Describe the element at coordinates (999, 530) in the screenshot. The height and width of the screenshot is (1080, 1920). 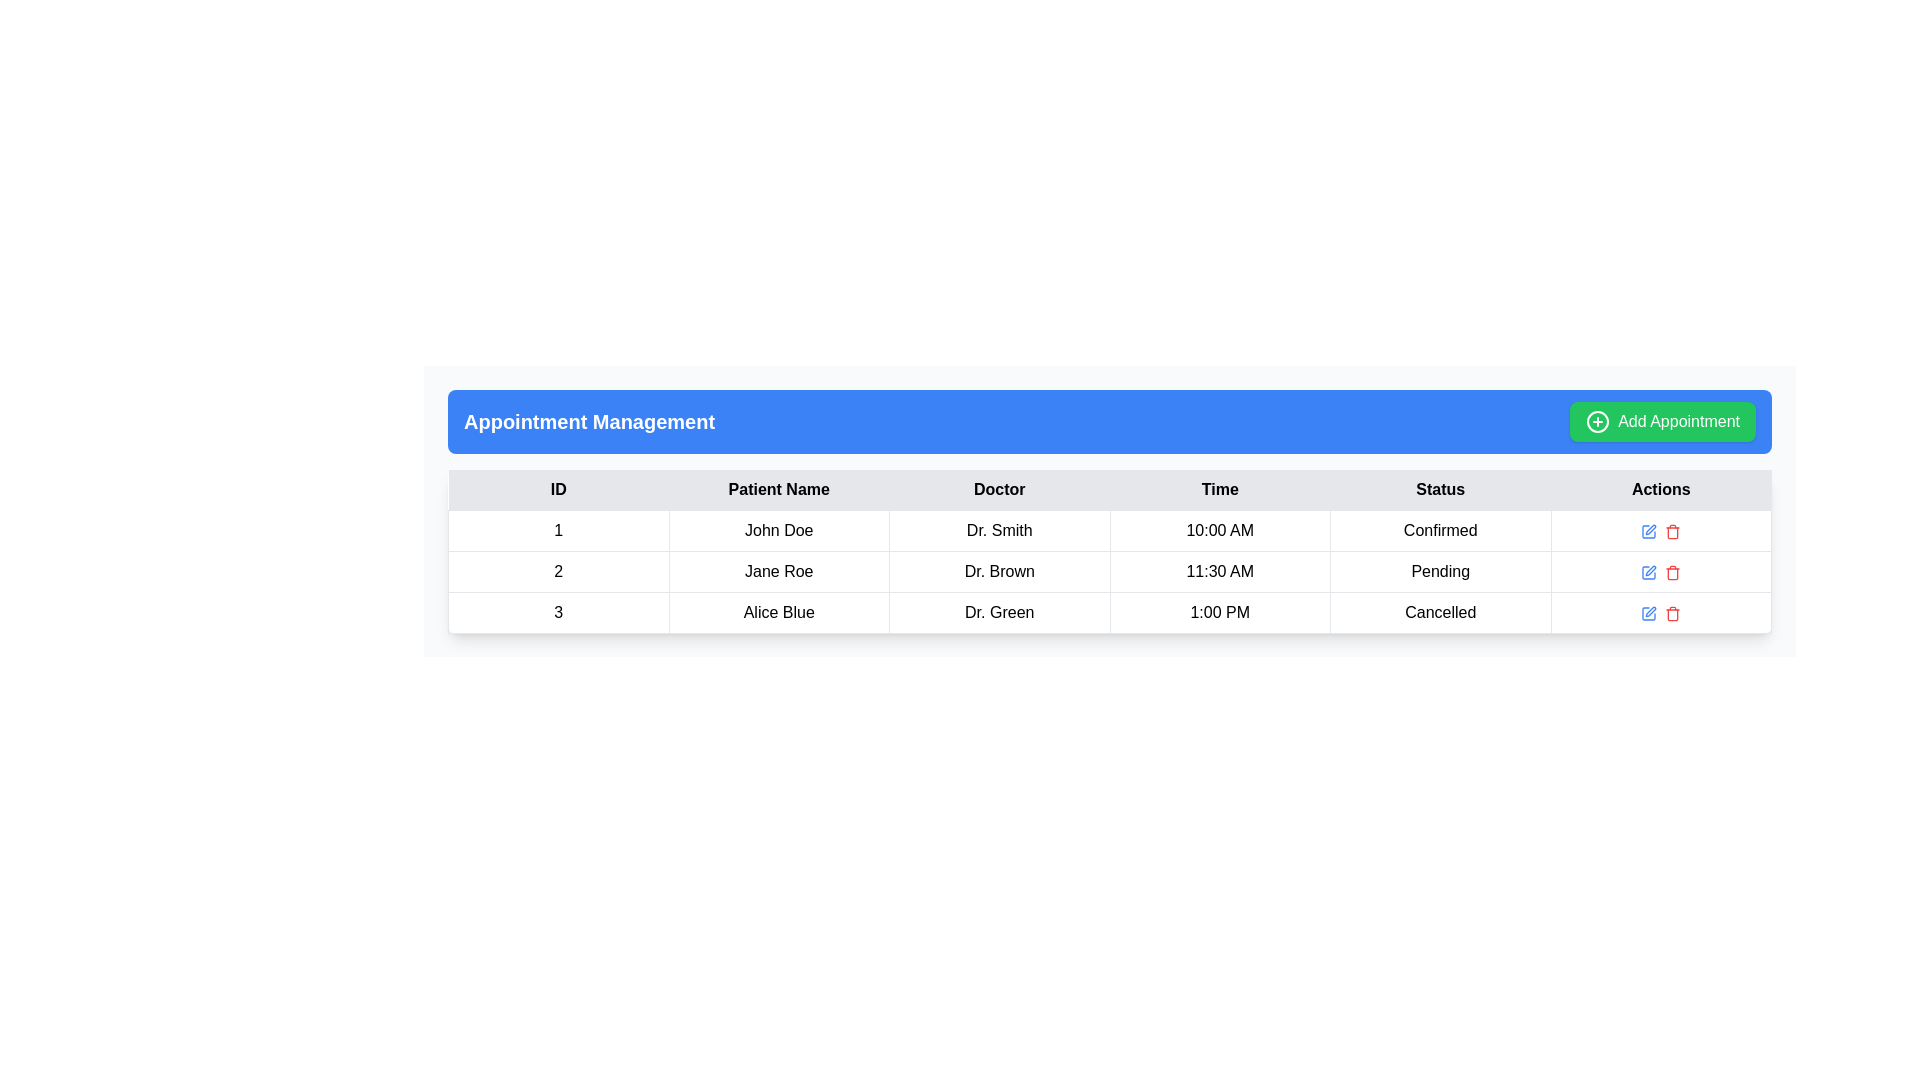
I see `text content of the text cell displaying 'Dr. Smith' in the 'Doctor' column of the first row in the table` at that location.